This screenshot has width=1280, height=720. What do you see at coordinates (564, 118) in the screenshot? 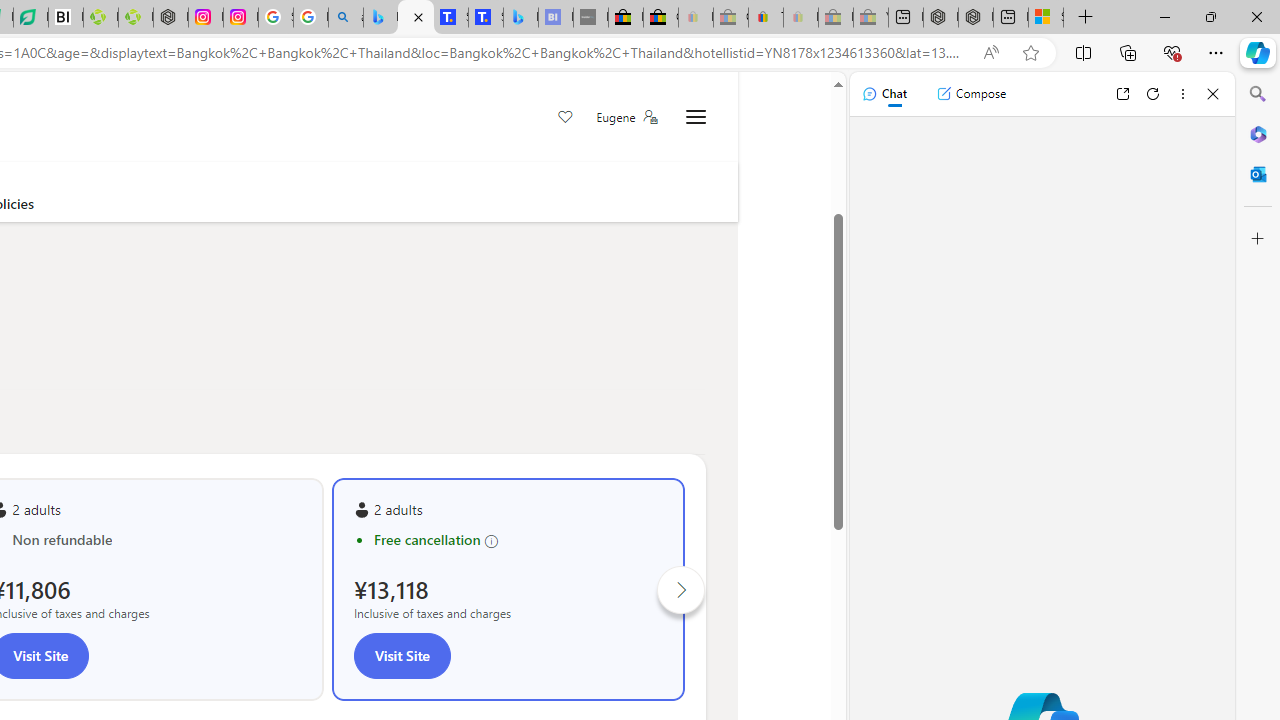
I see `'Save'` at bounding box center [564, 118].